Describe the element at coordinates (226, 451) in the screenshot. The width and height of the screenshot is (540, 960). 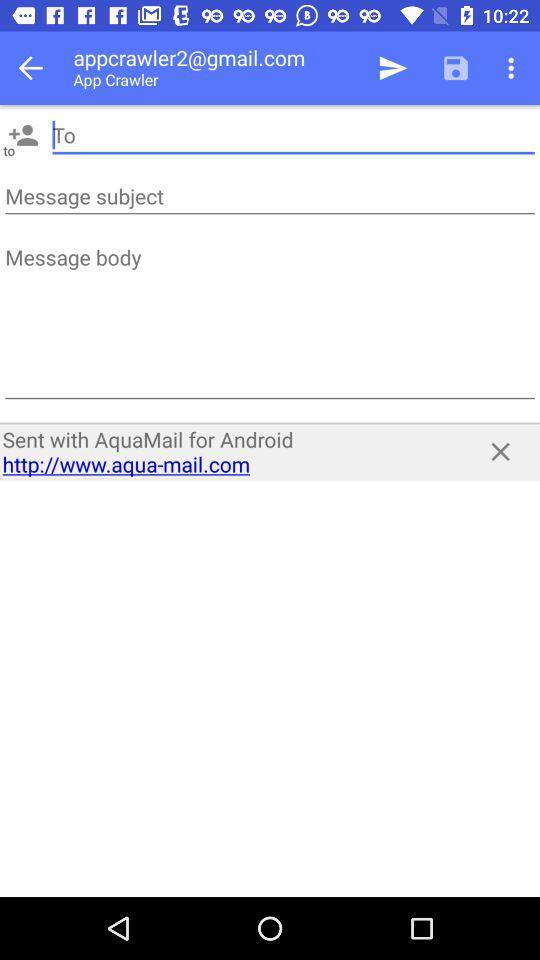
I see `sent with aquamail app` at that location.